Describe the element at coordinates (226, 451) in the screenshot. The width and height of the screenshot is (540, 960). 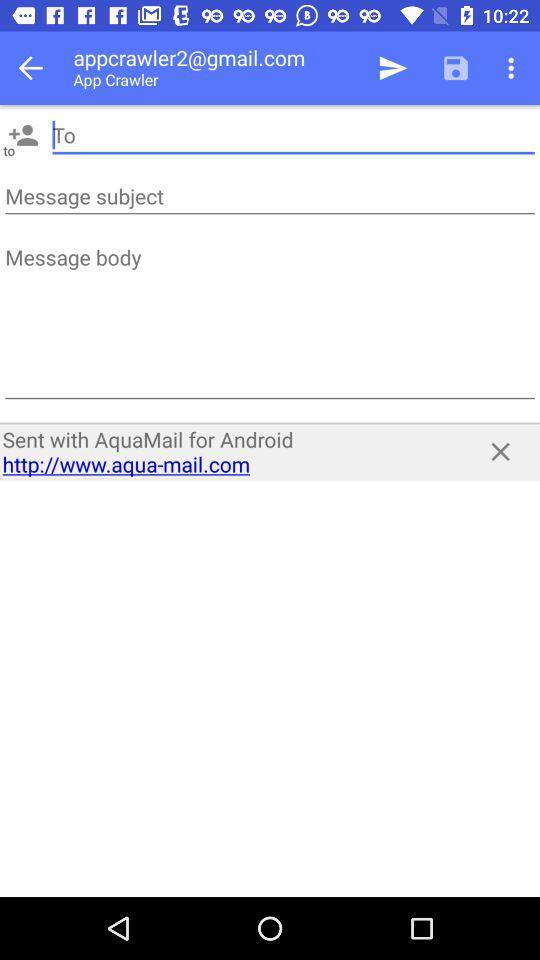
I see `sent with aquamail app` at that location.